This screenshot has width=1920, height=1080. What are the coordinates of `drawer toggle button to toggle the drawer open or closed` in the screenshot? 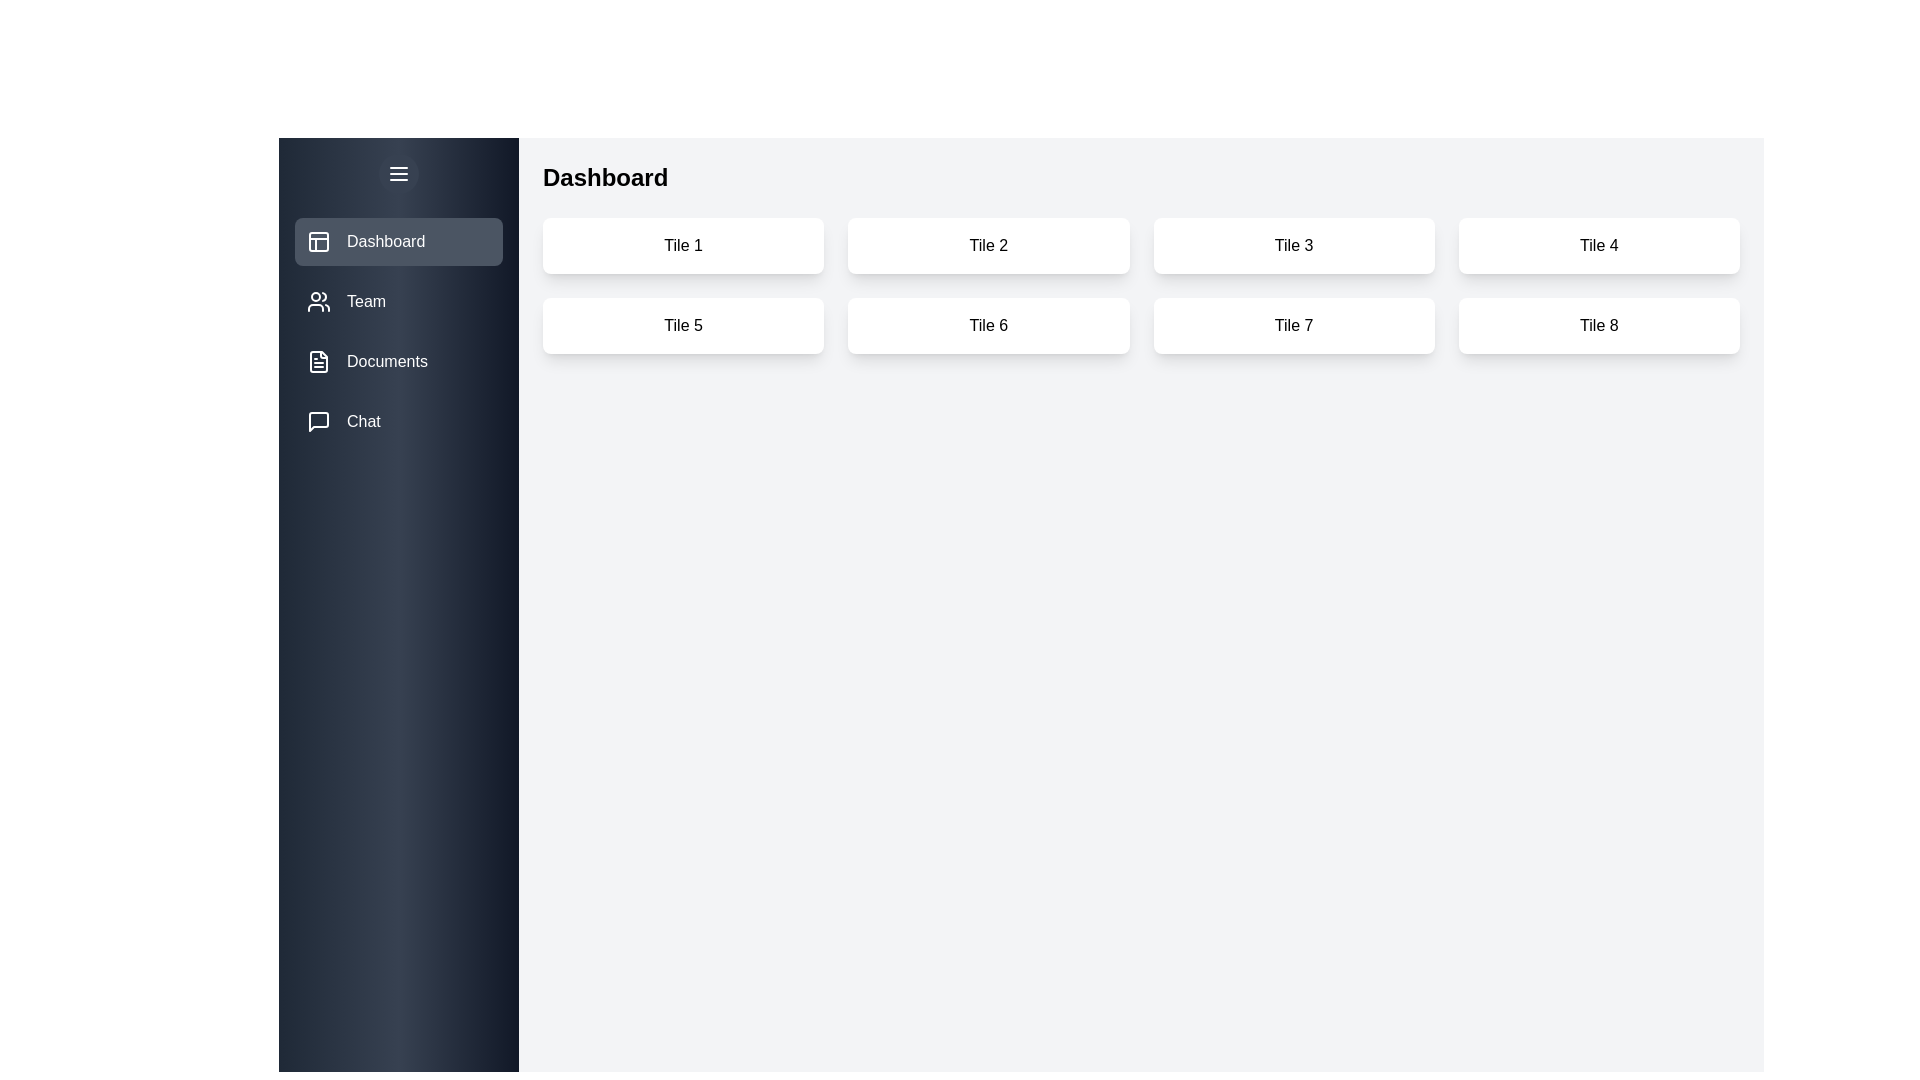 It's located at (398, 172).